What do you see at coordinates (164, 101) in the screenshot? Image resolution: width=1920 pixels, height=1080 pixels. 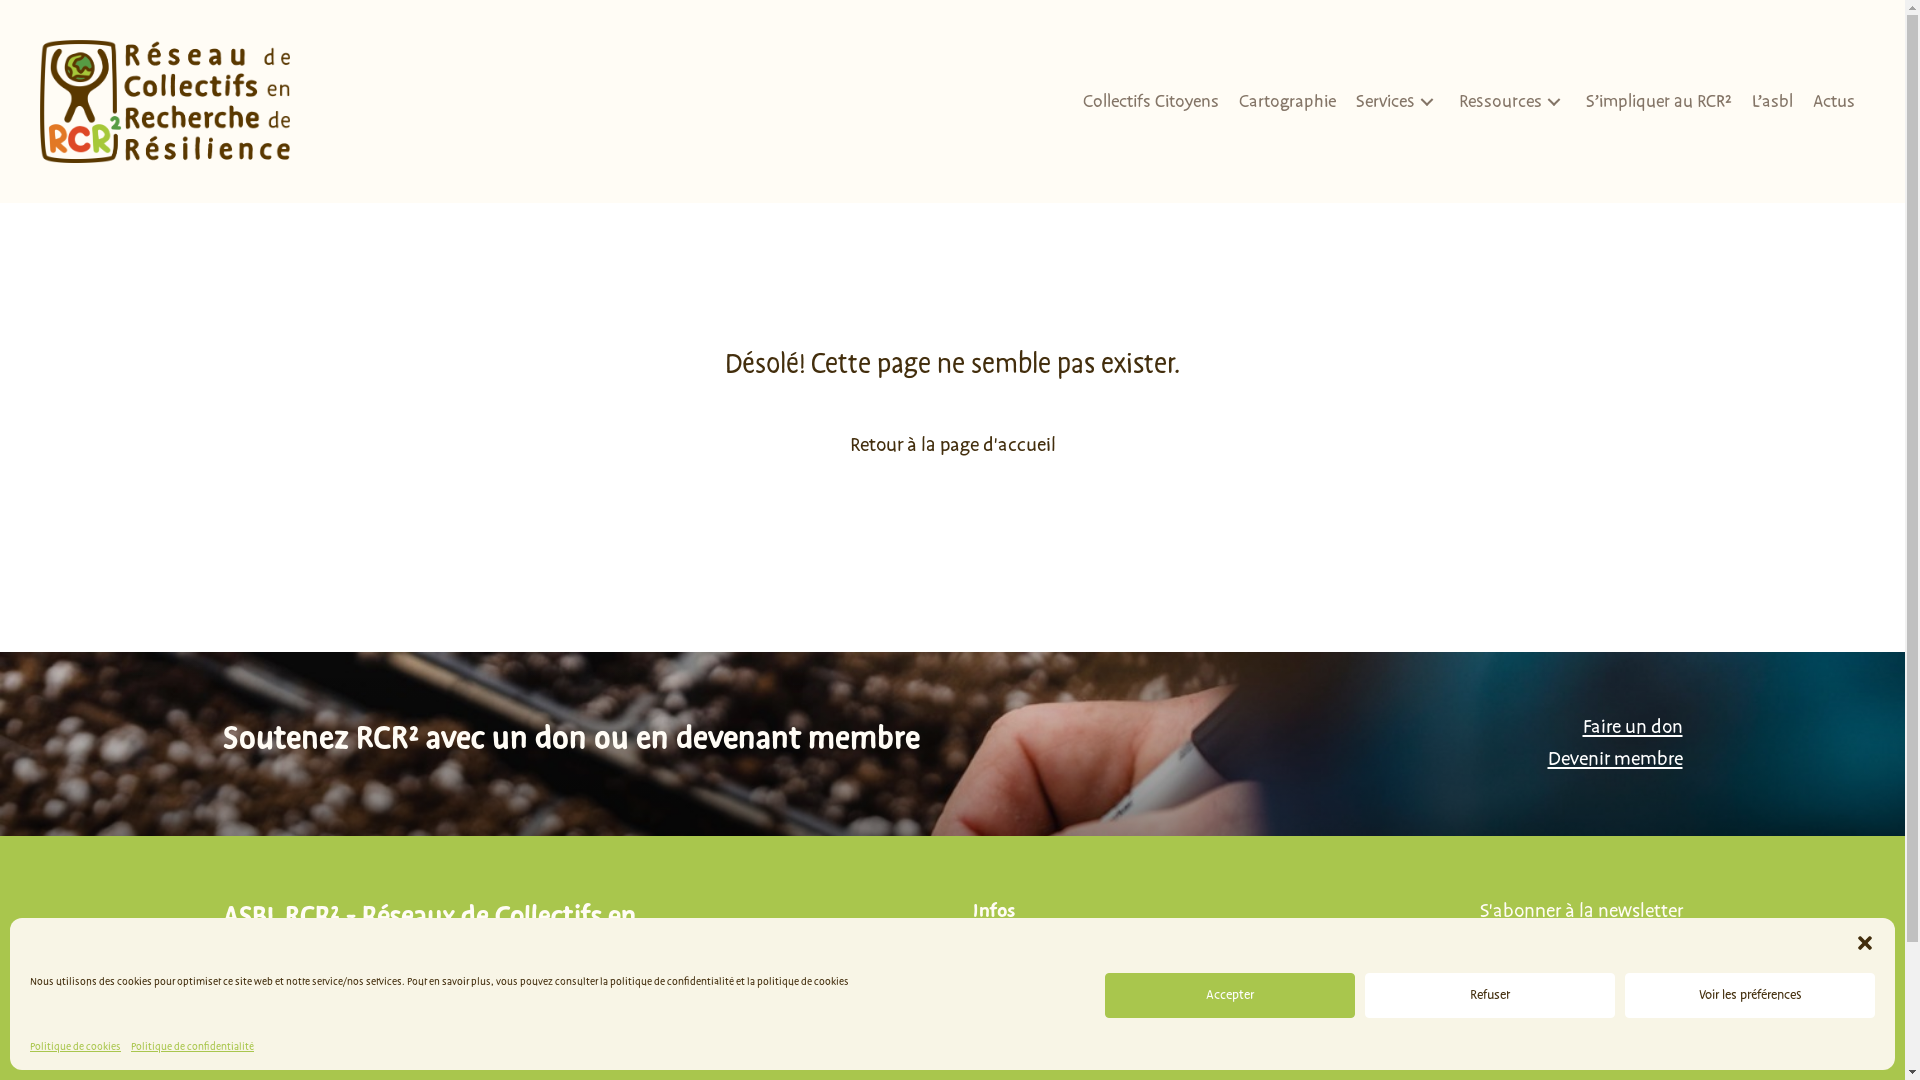 I see `'RCR2 Logo3b'` at bounding box center [164, 101].